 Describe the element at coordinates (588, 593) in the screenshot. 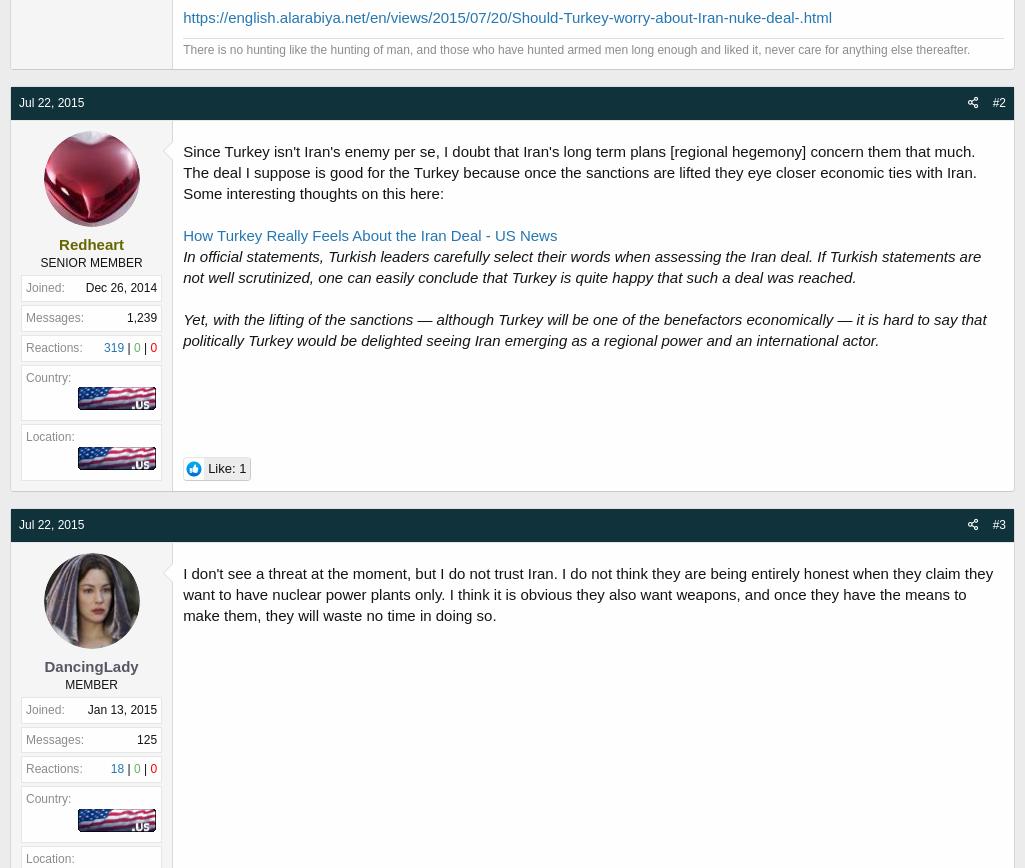

I see `'I don't see a threat at the moment, but I do not trust Iran. I do not think they are being entirely honest when they claim they want to have nuclear power plants only. I think it is obvious they also want weapons, and once they have the means to make them, they will waste no time in doing so.'` at that location.